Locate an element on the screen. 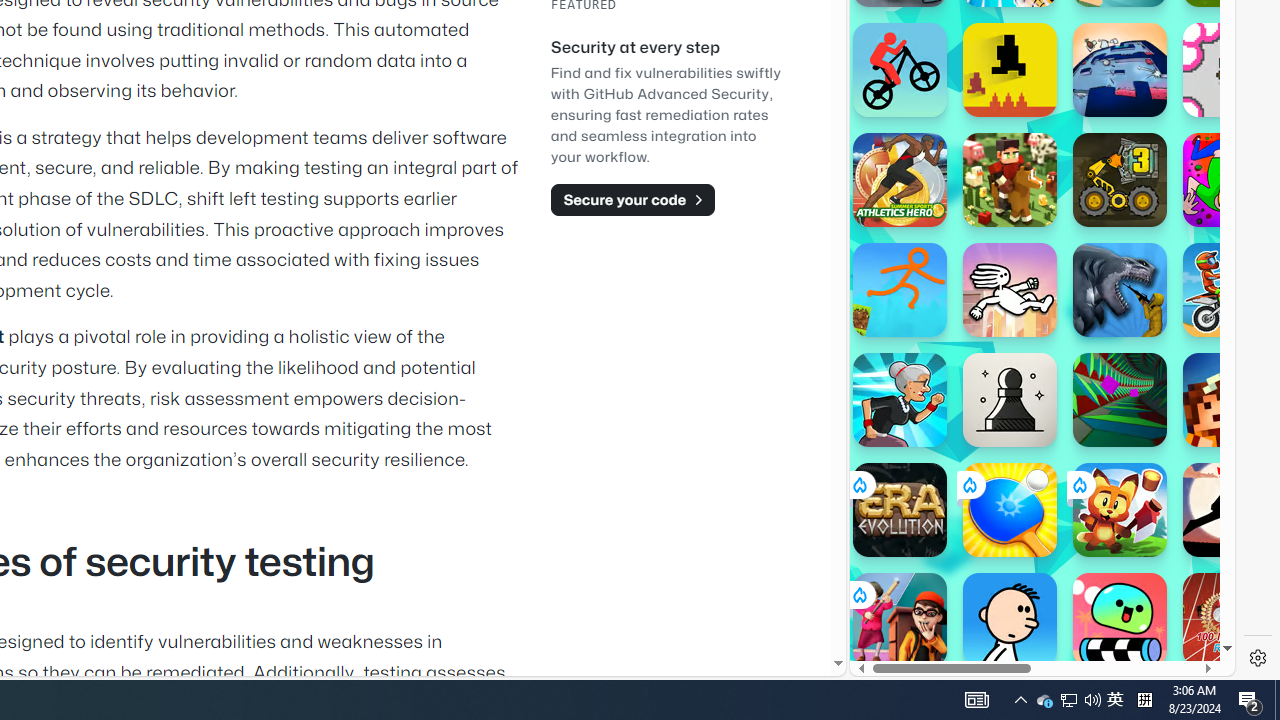 This screenshot has width=1280, height=720. 'Poor Eddie' is located at coordinates (1009, 618).